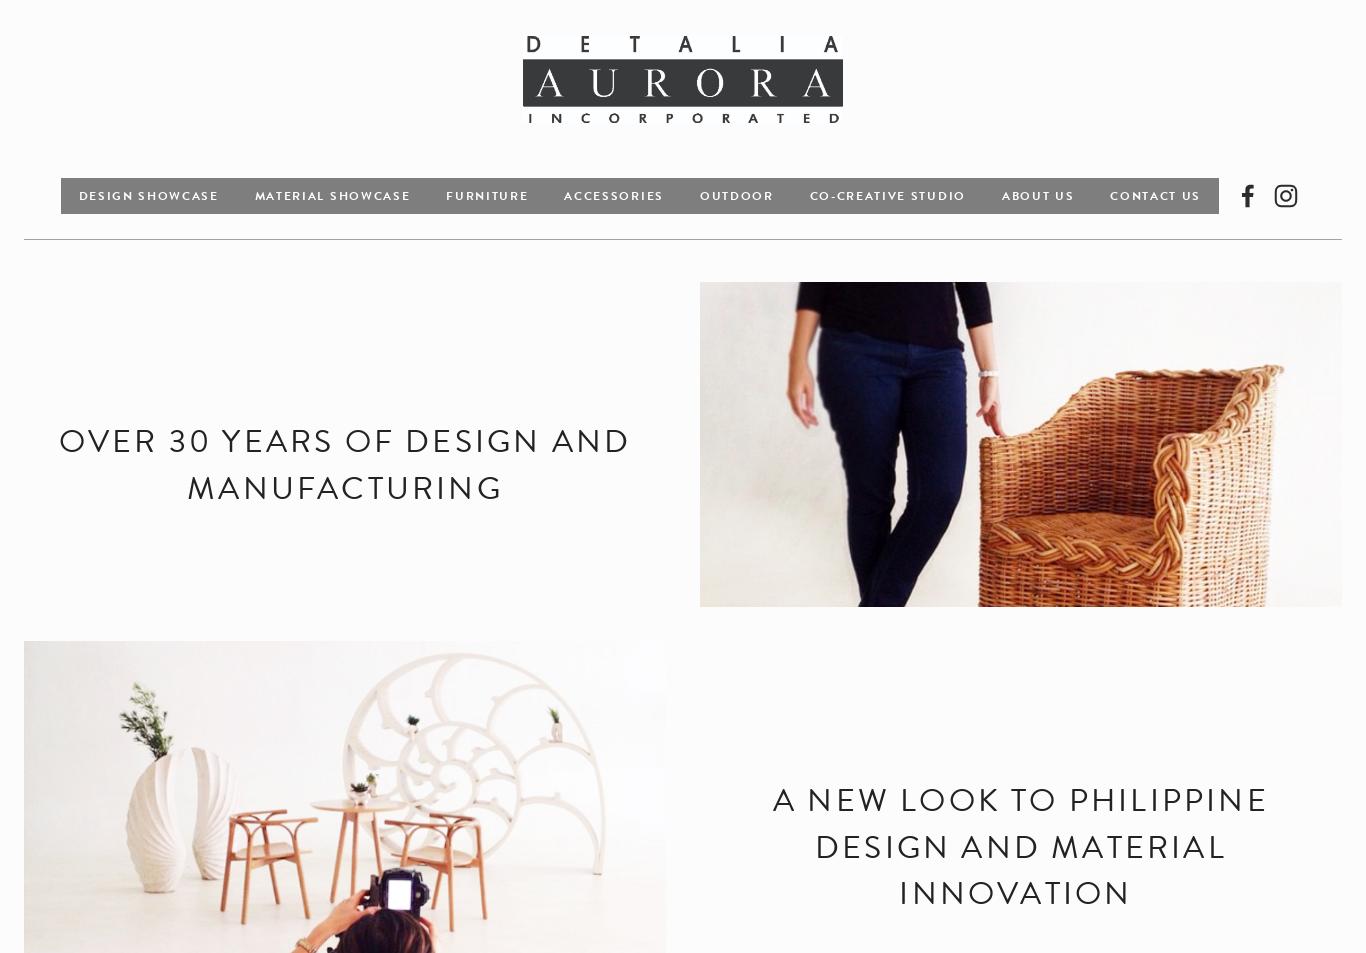  What do you see at coordinates (1025, 846) in the screenshot?
I see `'A NEW LOOK TO PHILIPPINE DESIGN AND MATERIAL INNOVATION'` at bounding box center [1025, 846].